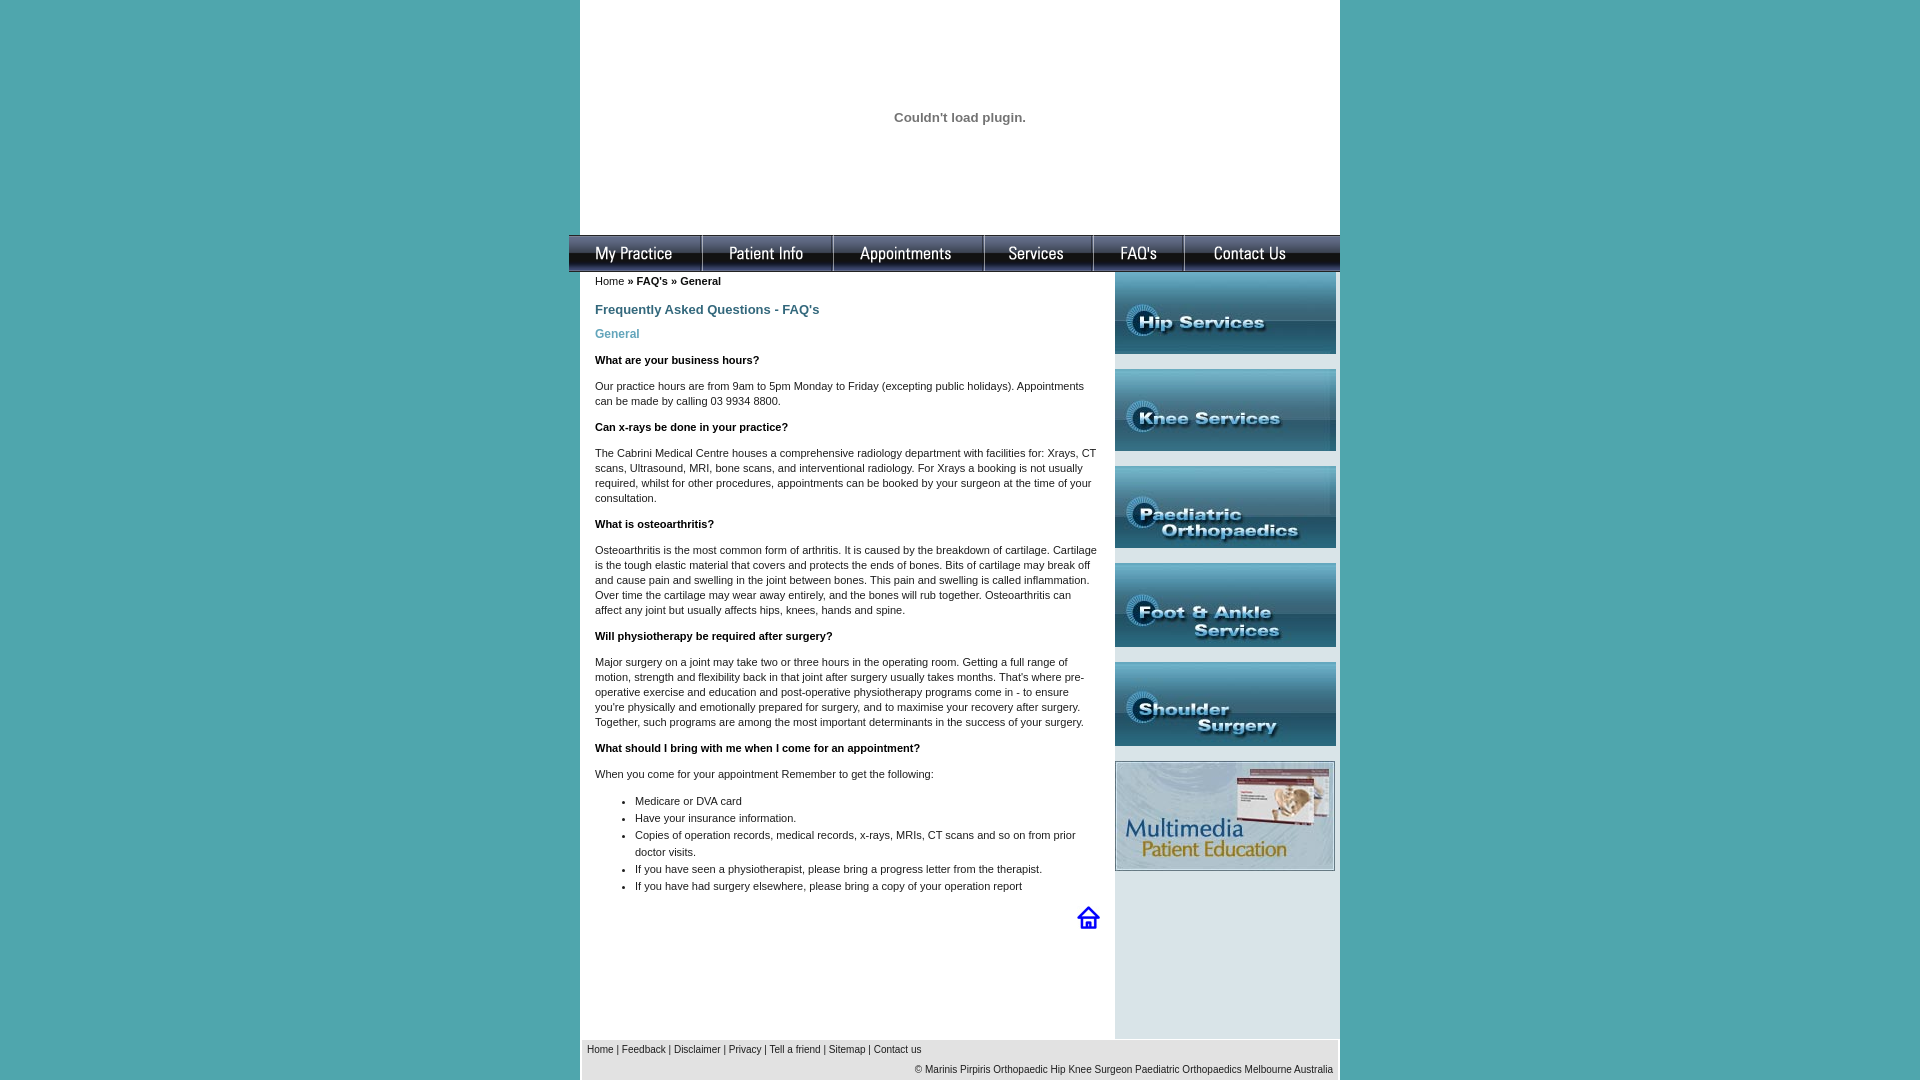 The width and height of the screenshot is (1920, 1080). What do you see at coordinates (896, 1048) in the screenshot?
I see `'Contact us'` at bounding box center [896, 1048].